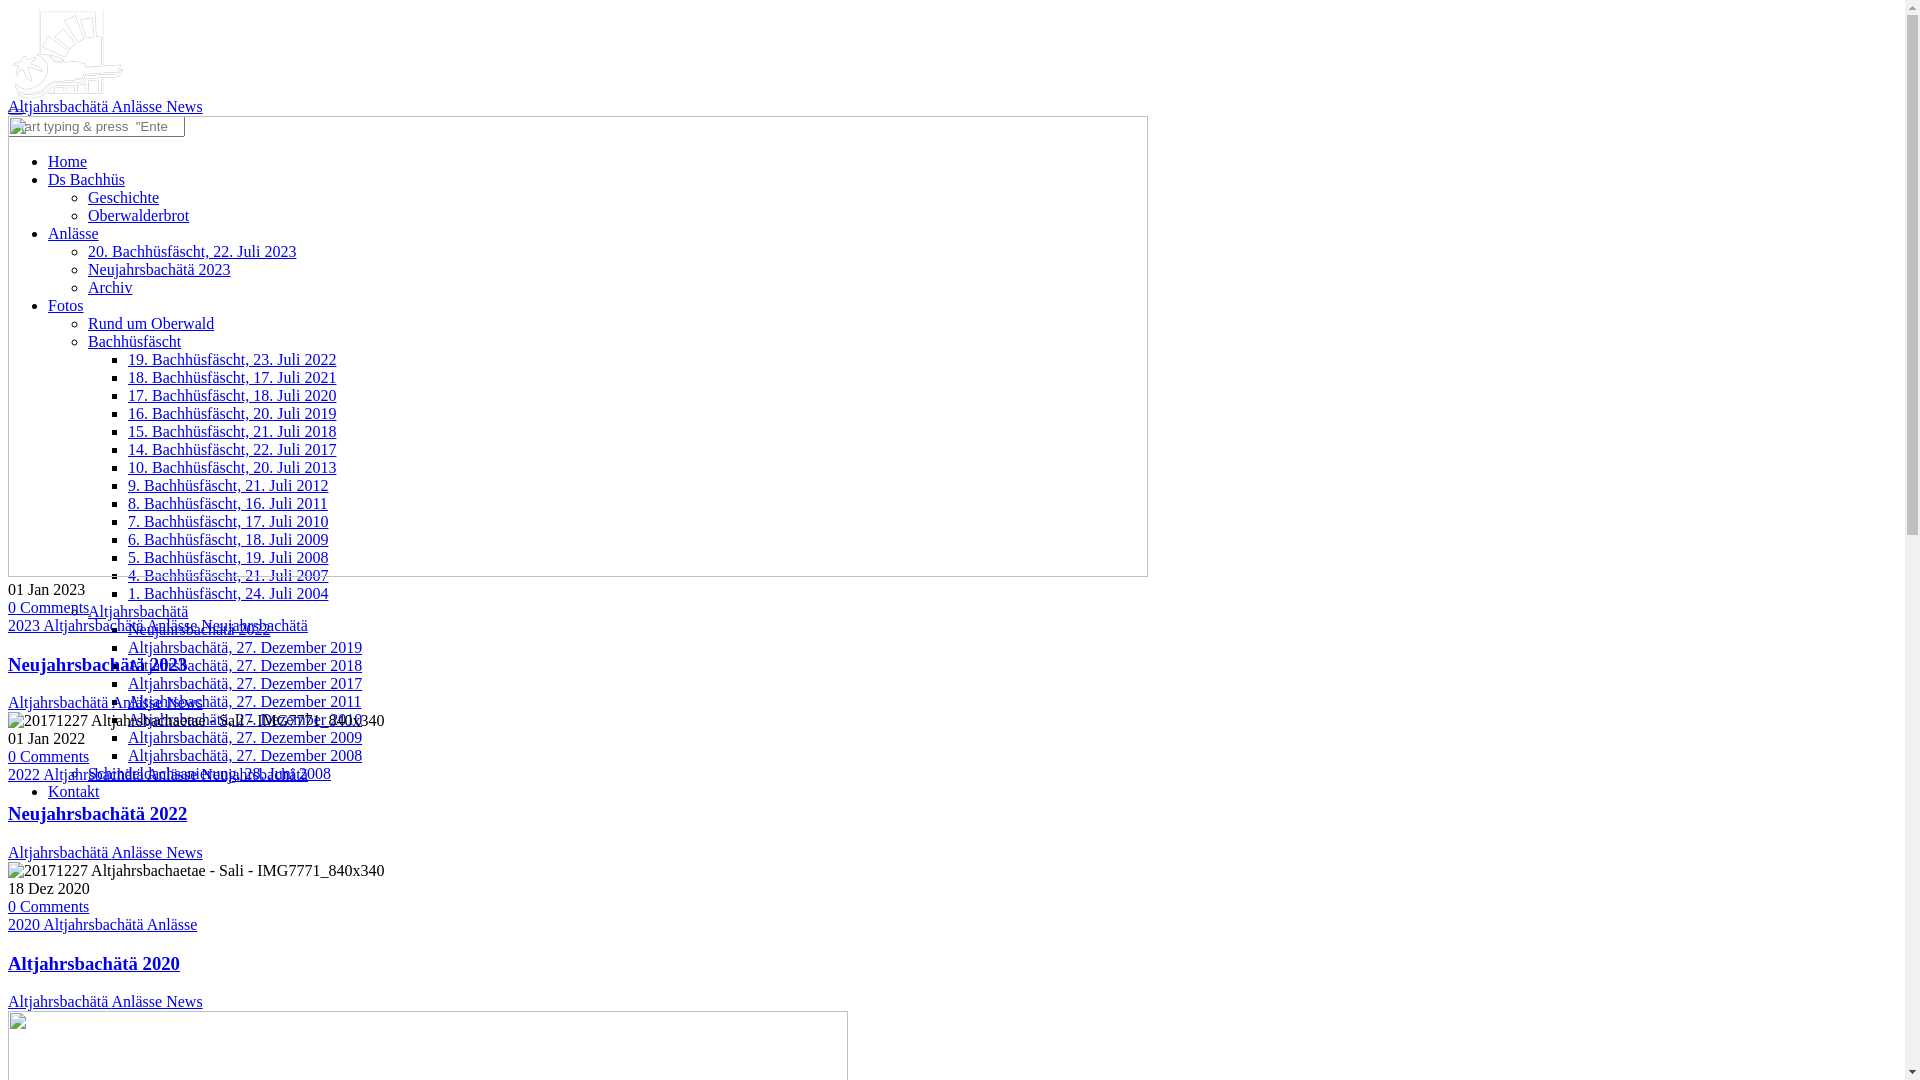  Describe the element at coordinates (209, 772) in the screenshot. I see `'Schindeldachsanierung, 28. Juni 2008'` at that location.